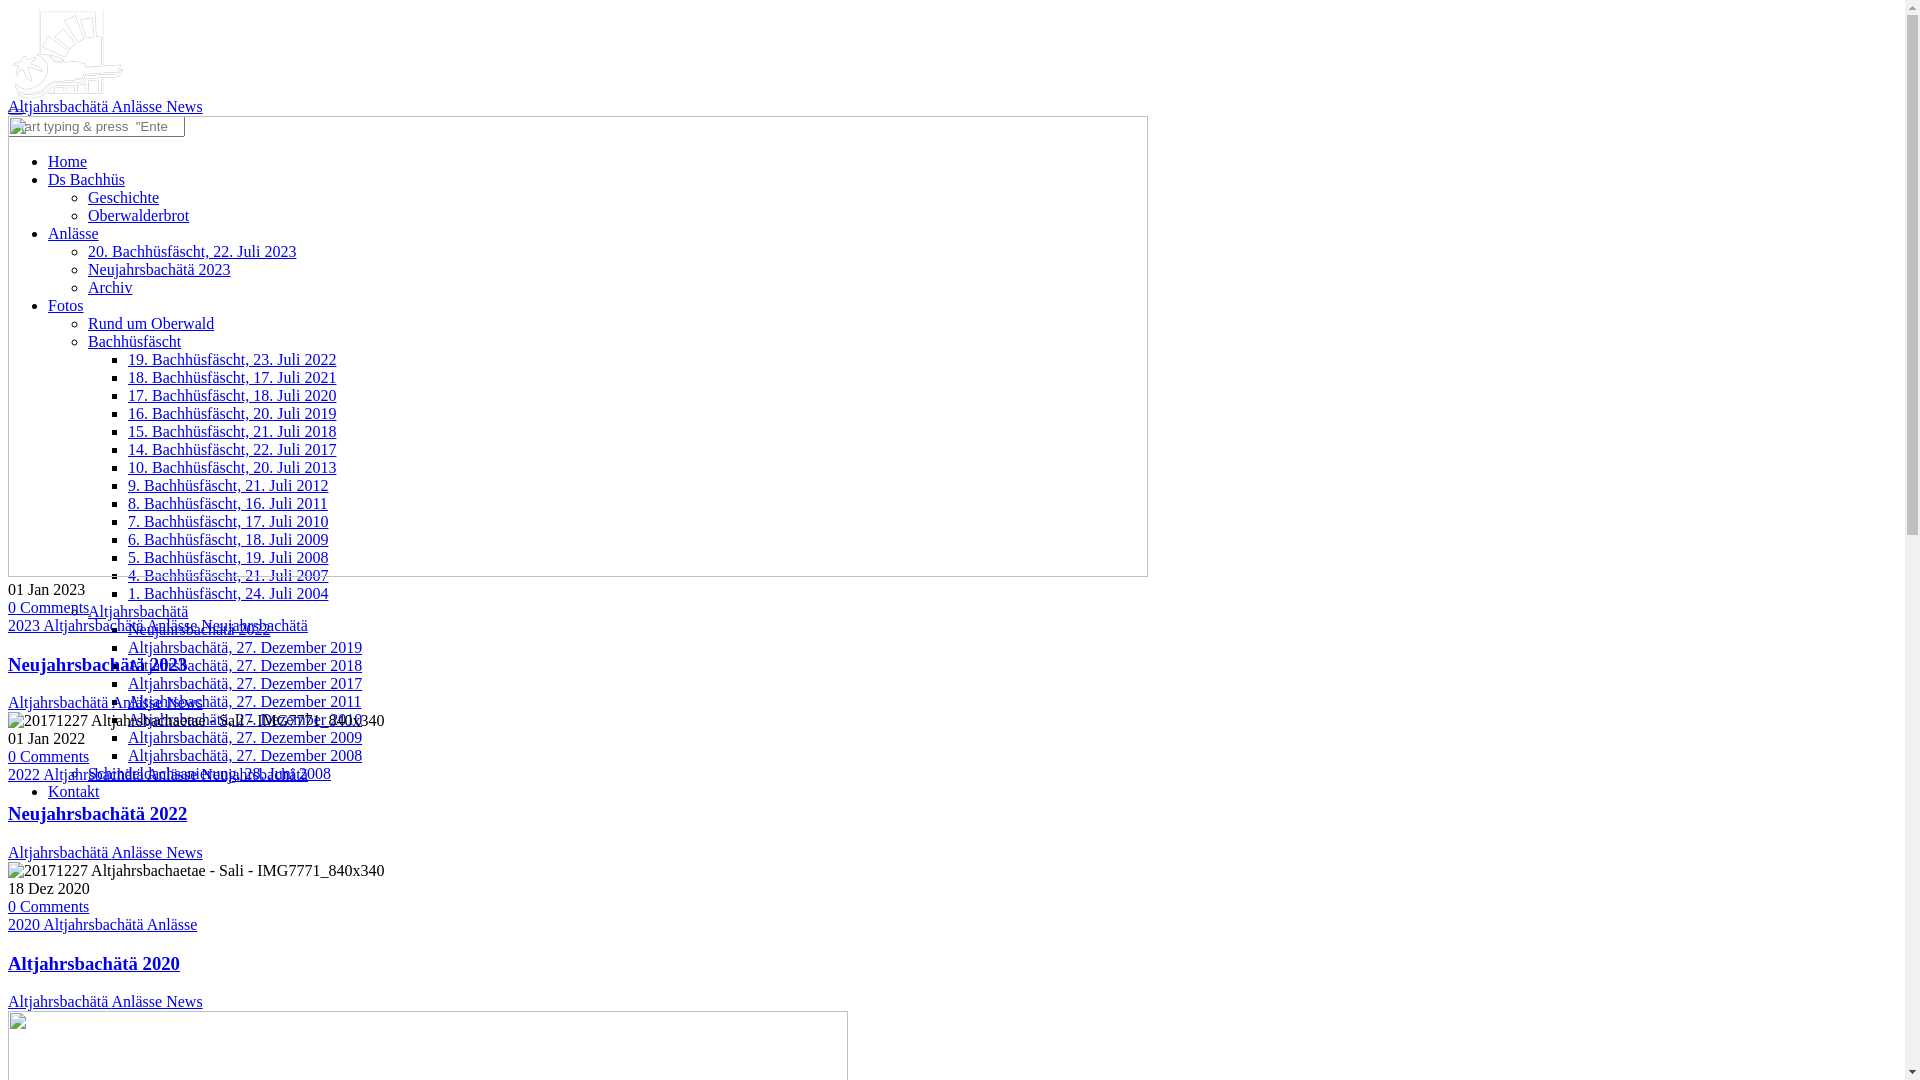  Describe the element at coordinates (209, 772) in the screenshot. I see `'Schindeldachsanierung, 28. Juni 2008'` at that location.